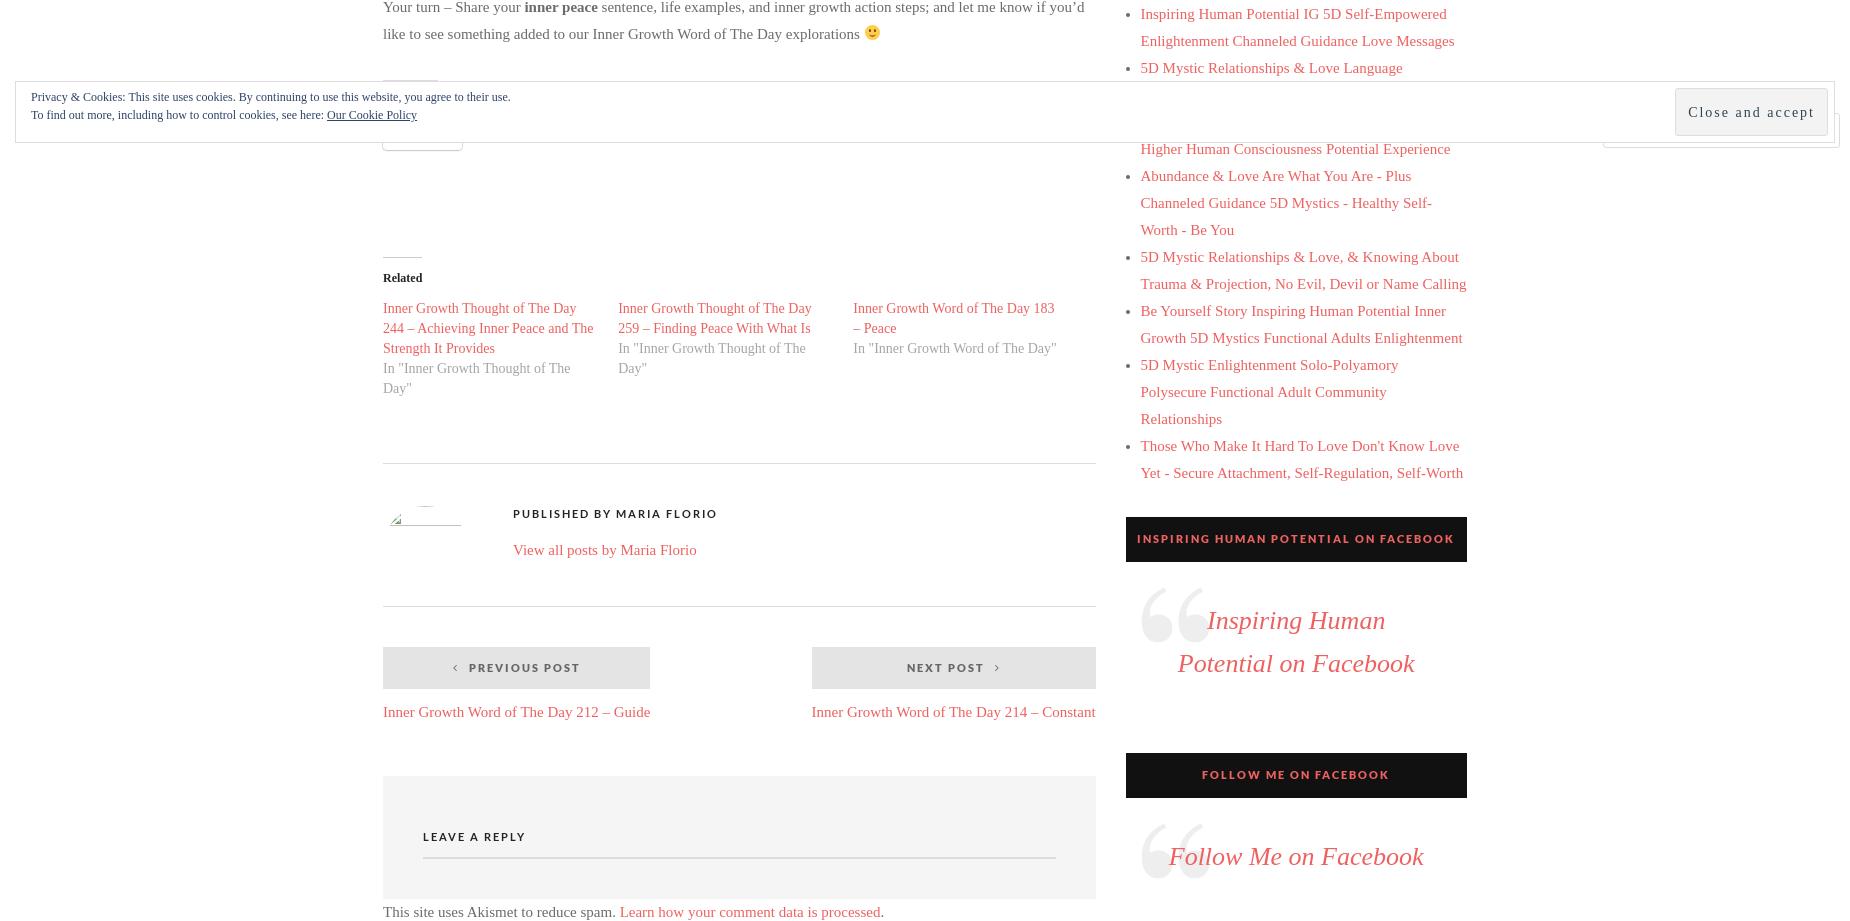  I want to click on 'Follow', so click(1768, 130).